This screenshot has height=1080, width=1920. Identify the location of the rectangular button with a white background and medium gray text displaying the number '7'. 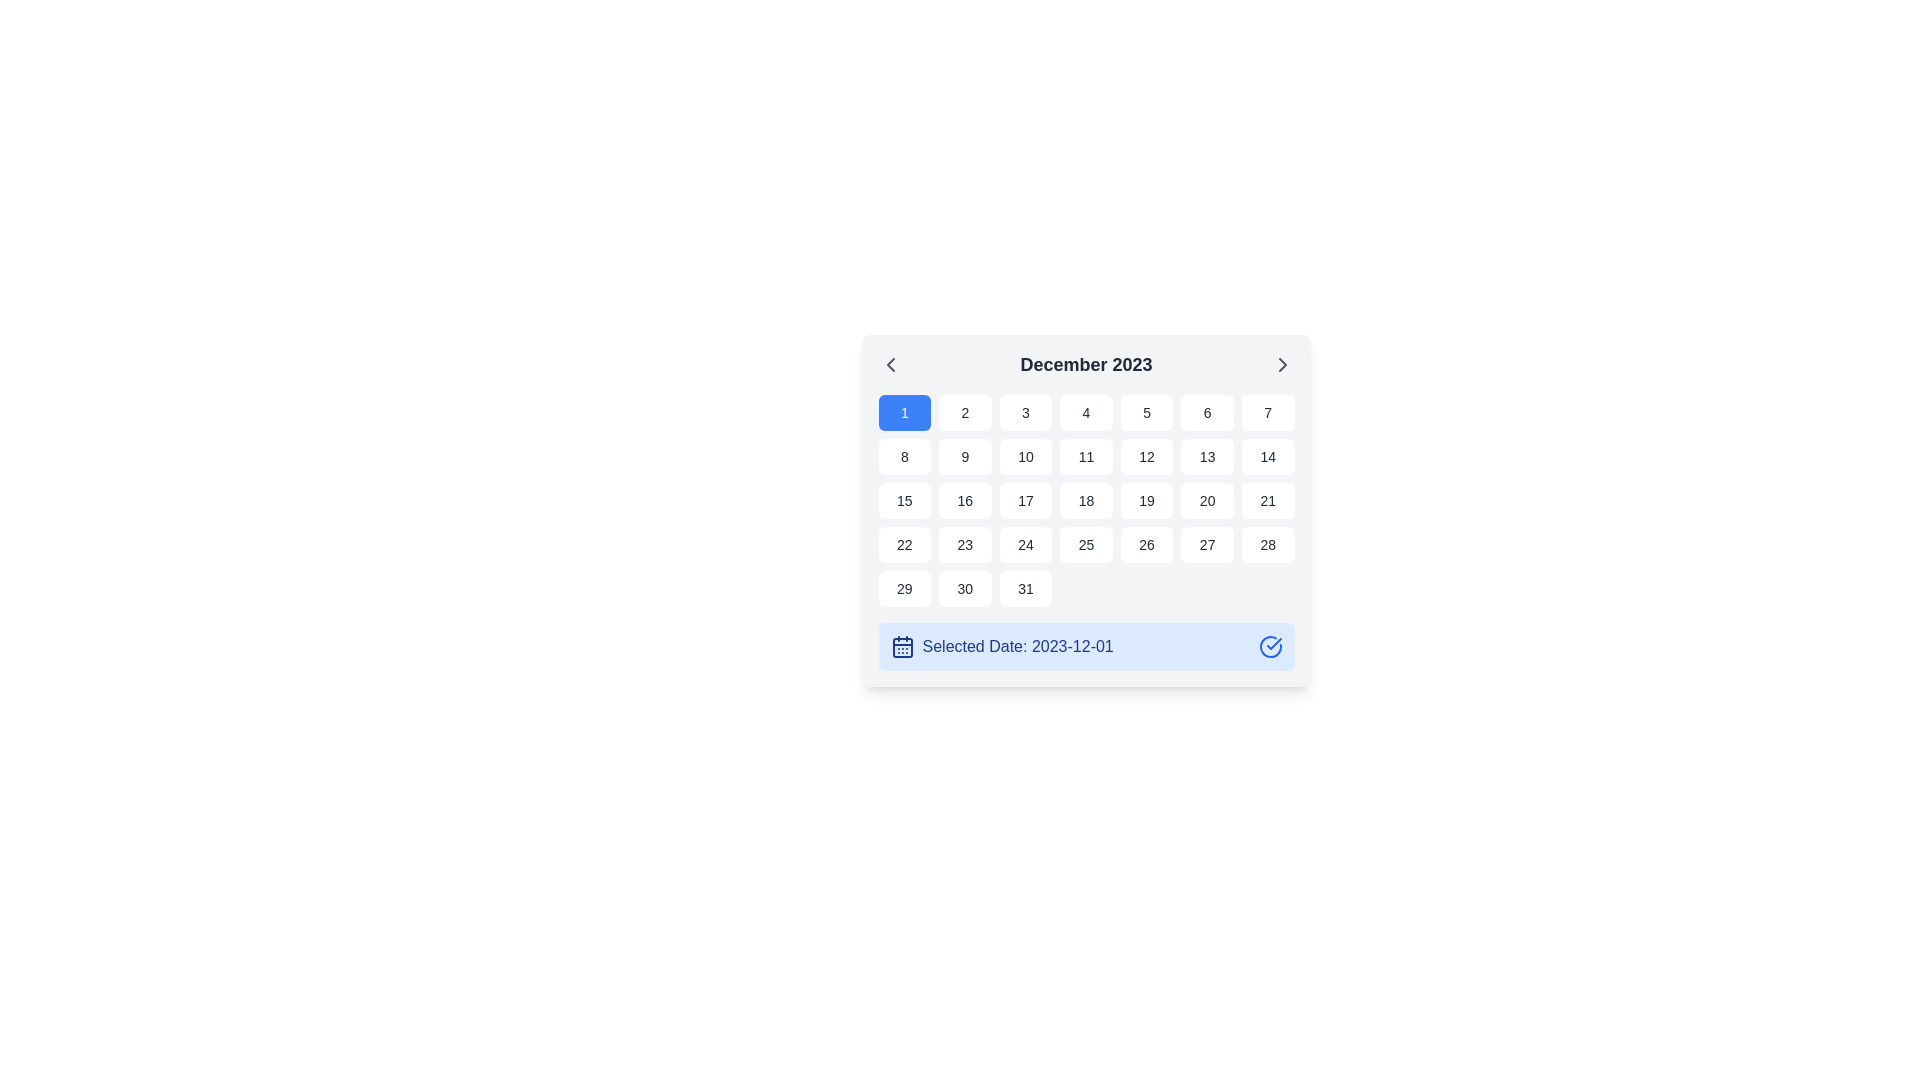
(1267, 411).